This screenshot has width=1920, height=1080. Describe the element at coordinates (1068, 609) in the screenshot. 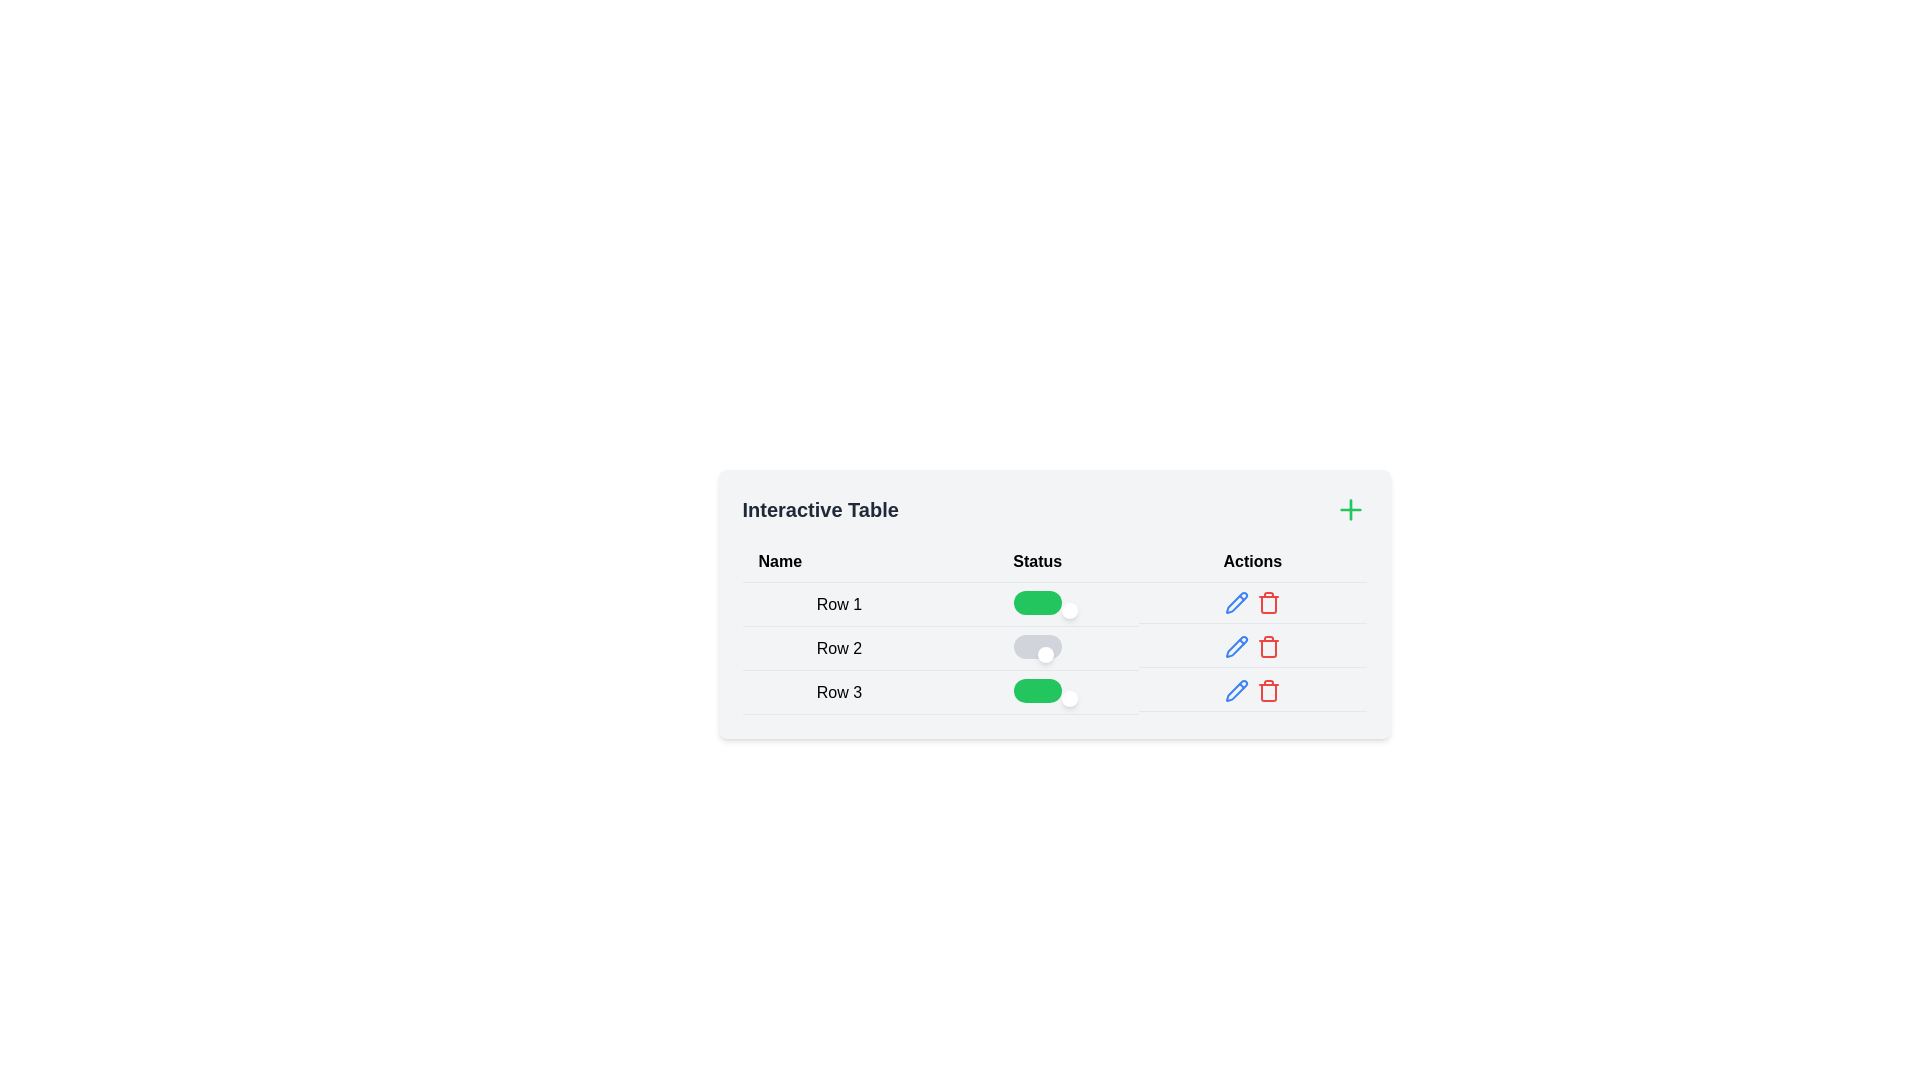

I see `the circular knob of the toggle switch located on the right side of the green rounded rectangle in the 'Status' column of 'Row 1'` at that location.